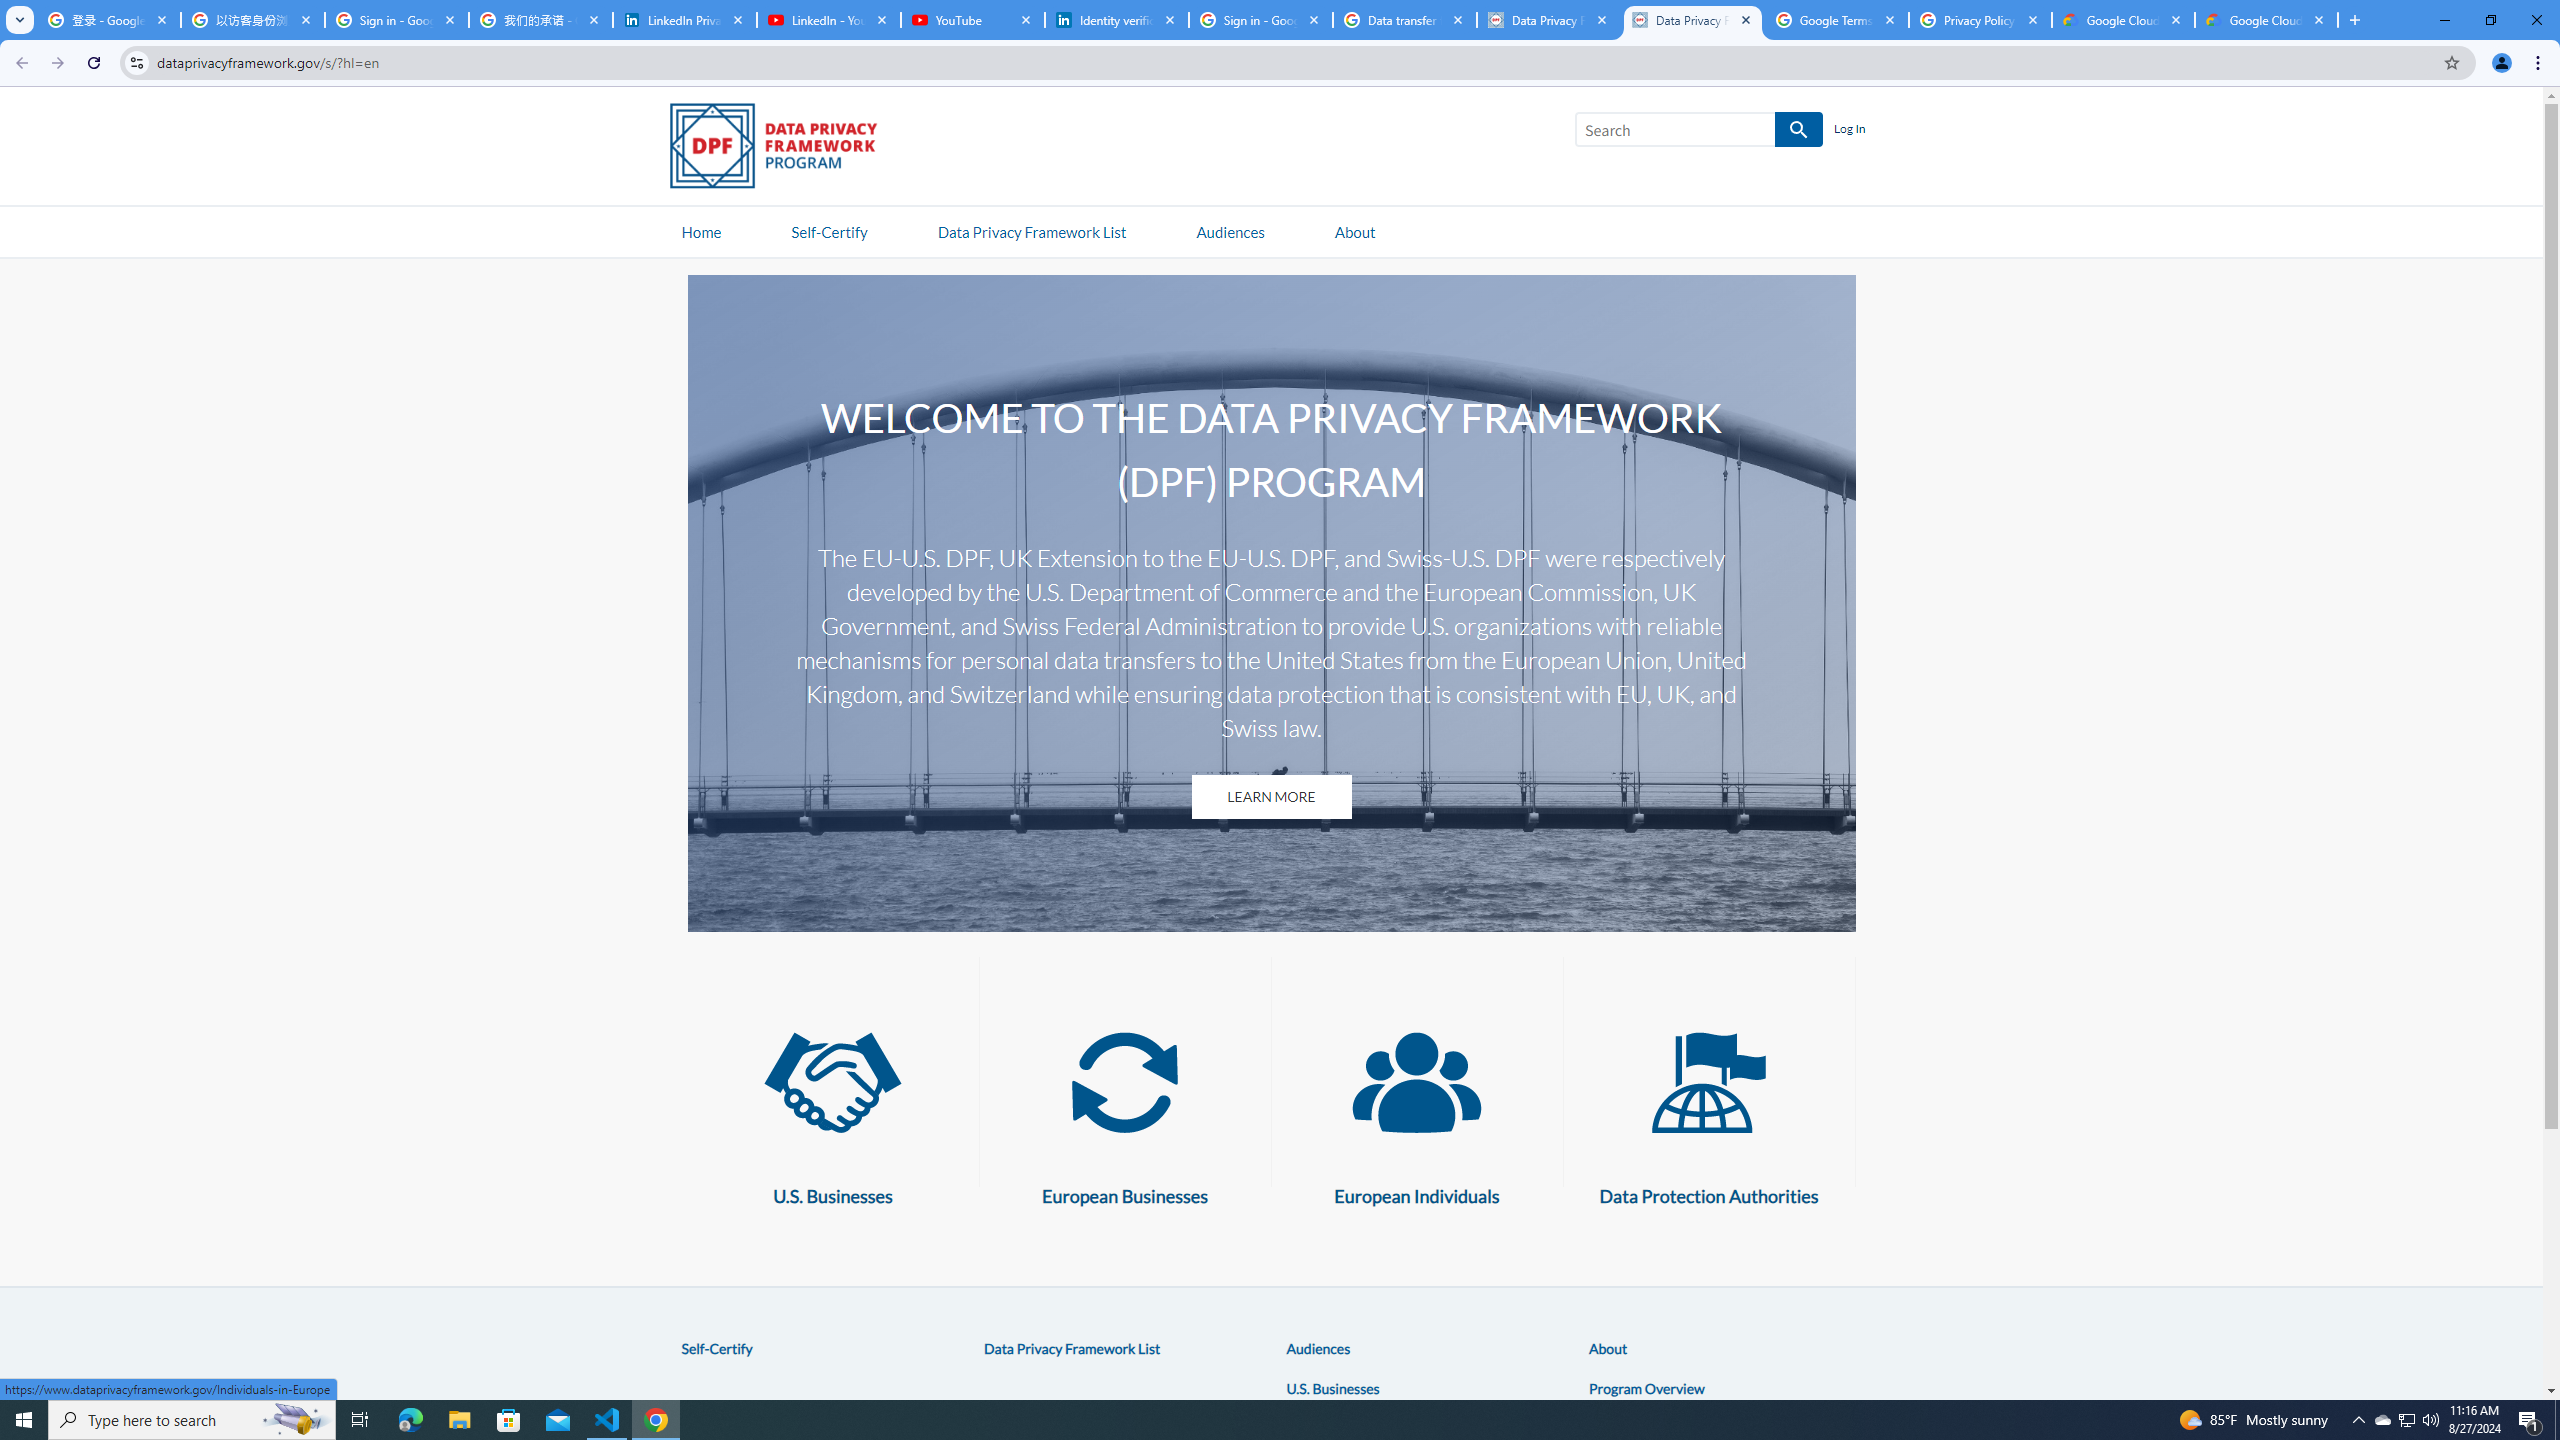 The image size is (2560, 1440). Describe the element at coordinates (1848, 129) in the screenshot. I see `'Log In'` at that location.